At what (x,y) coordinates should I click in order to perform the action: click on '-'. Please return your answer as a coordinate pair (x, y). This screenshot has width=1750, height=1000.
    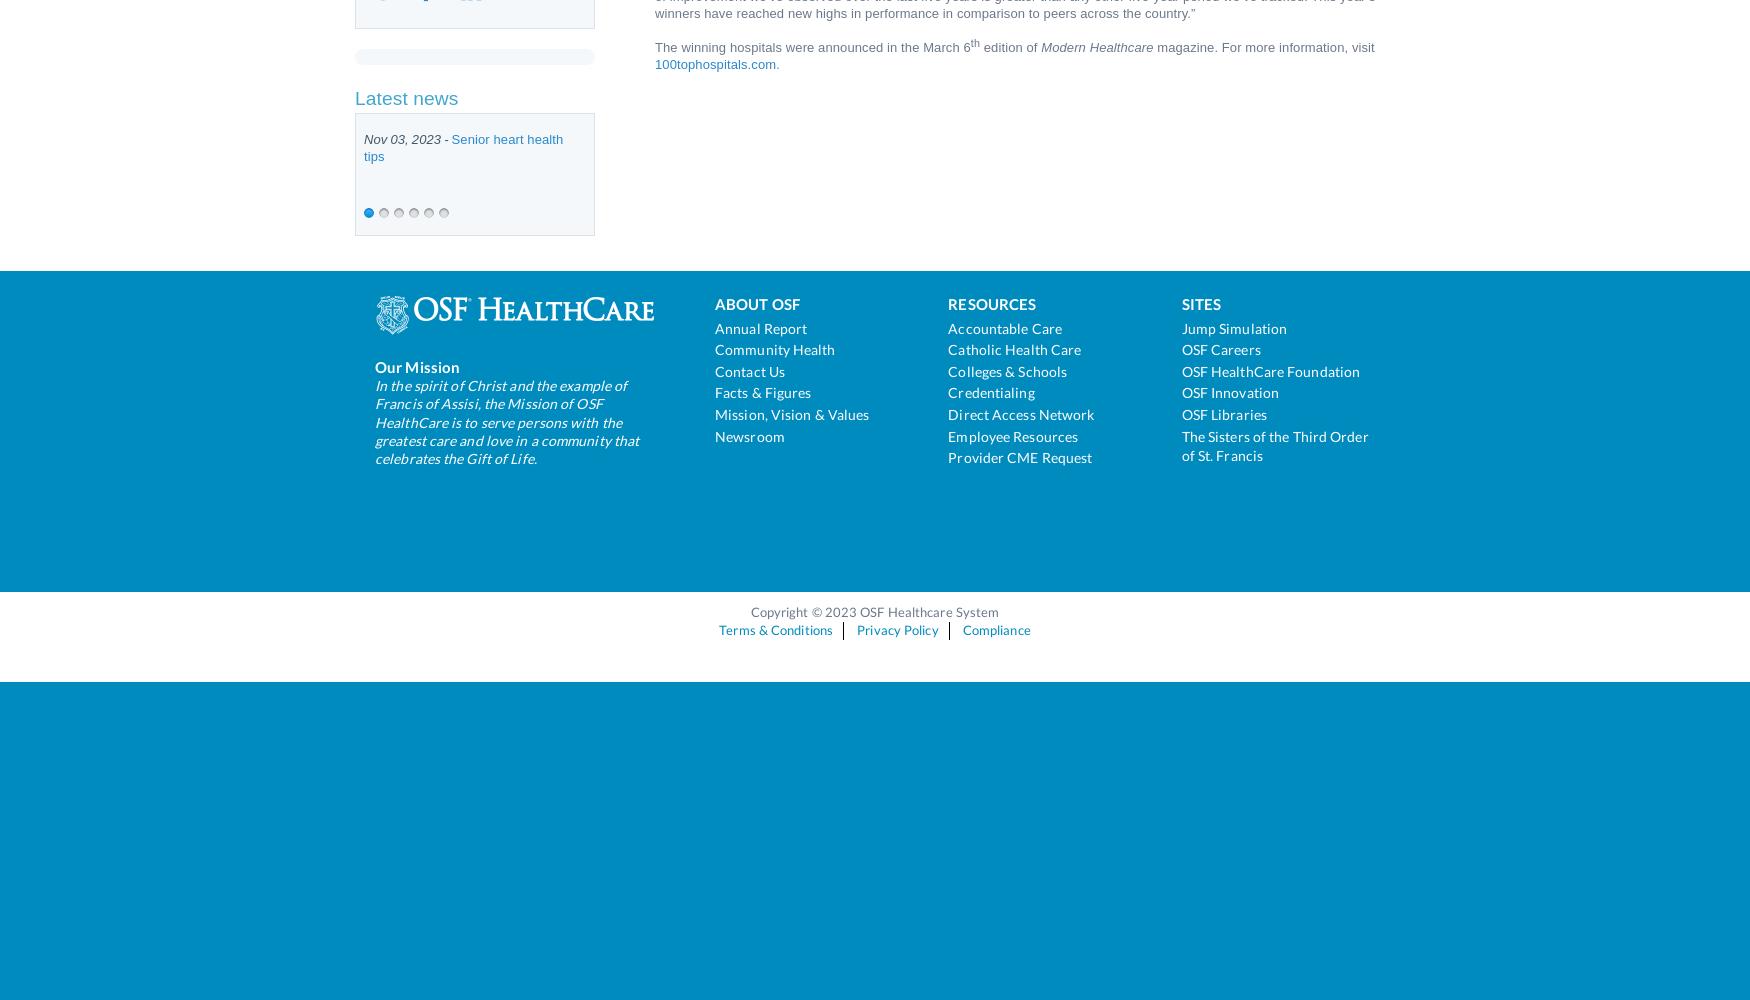
    Looking at the image, I should click on (446, 139).